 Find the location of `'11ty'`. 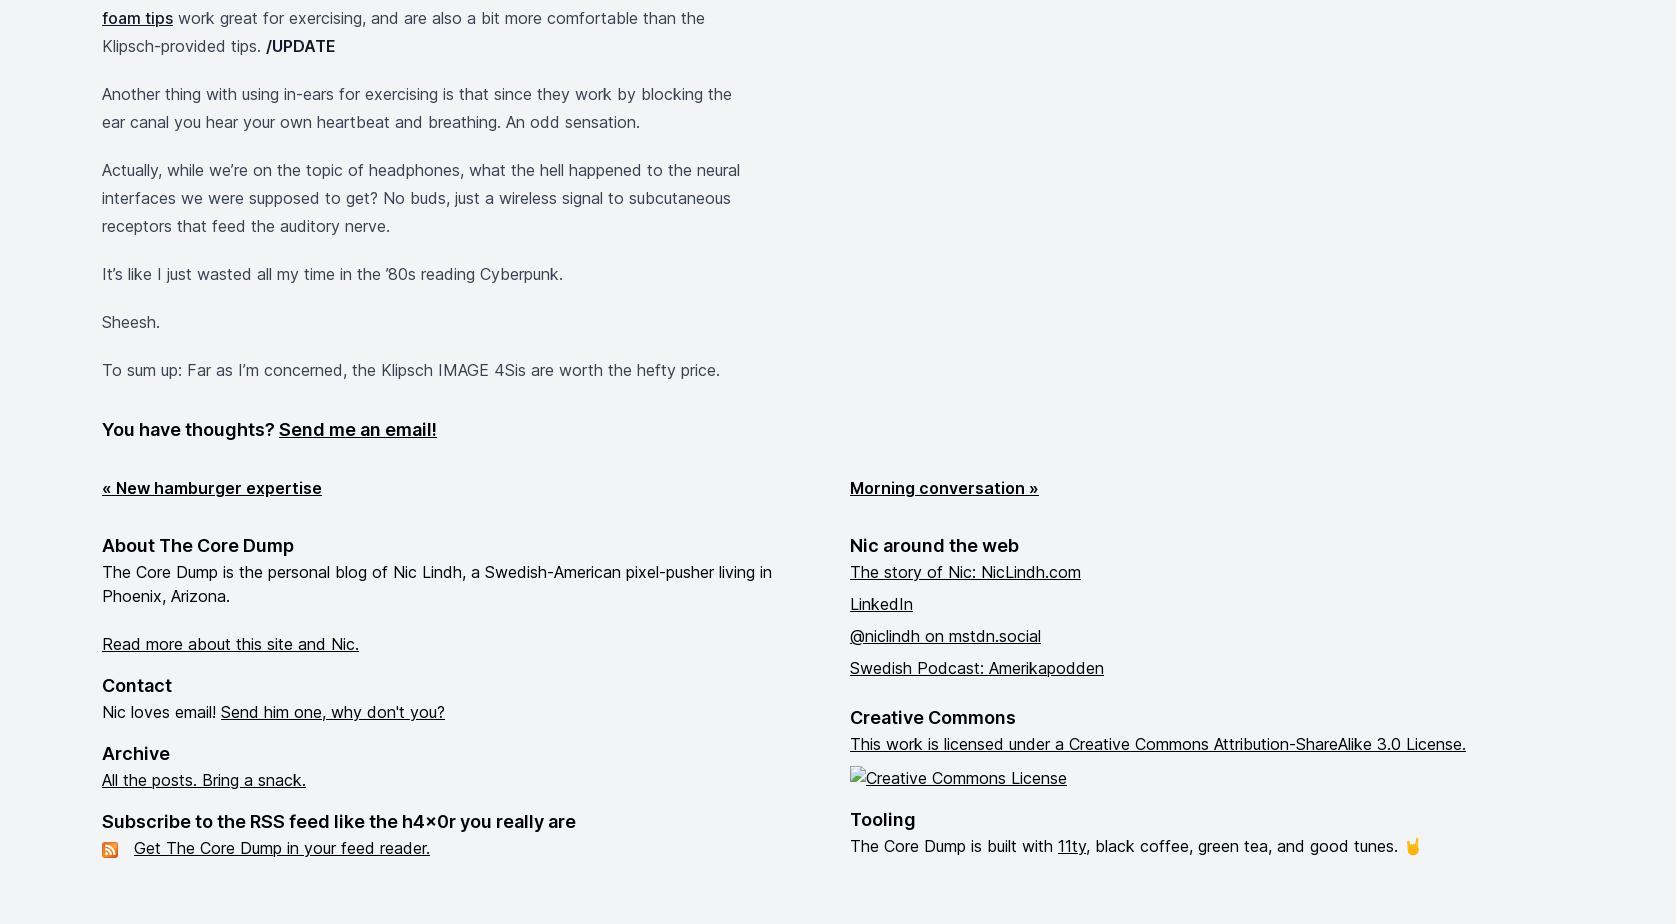

'11ty' is located at coordinates (1070, 846).